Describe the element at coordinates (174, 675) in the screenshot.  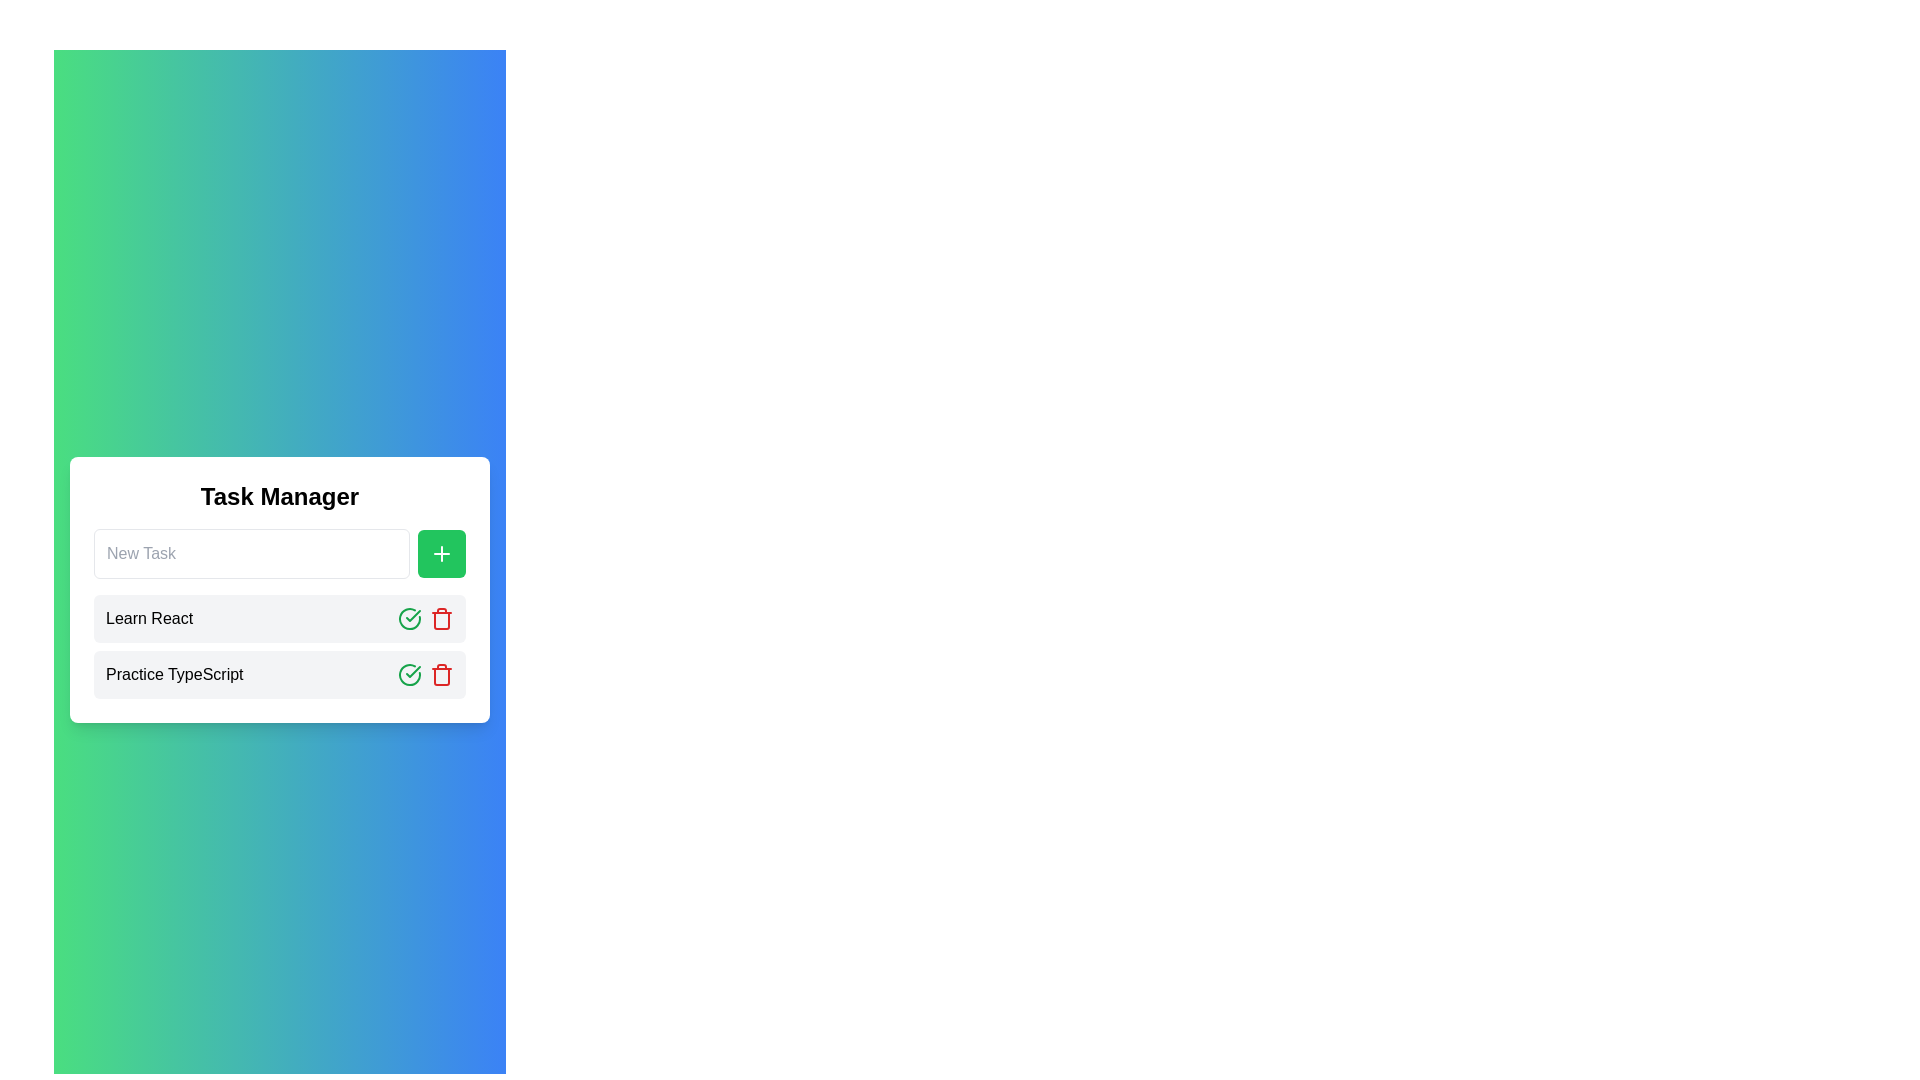
I see `the static text label displaying 'Practice TypeScript' located in the second task list item under the 'Task Manager' section` at that location.